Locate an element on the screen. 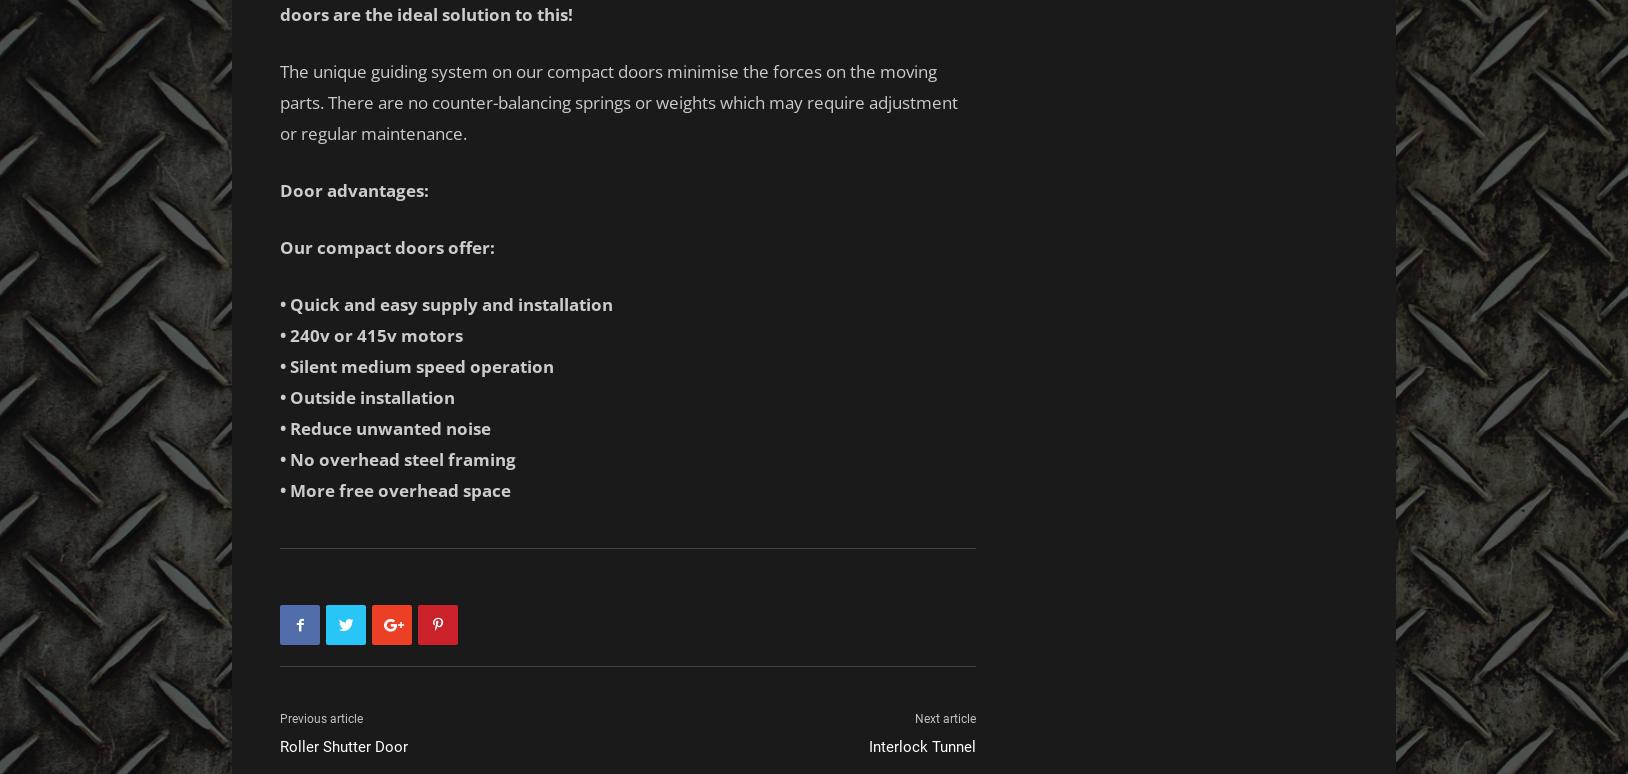 The height and width of the screenshot is (774, 1628). '• Outside installation' is located at coordinates (367, 397).